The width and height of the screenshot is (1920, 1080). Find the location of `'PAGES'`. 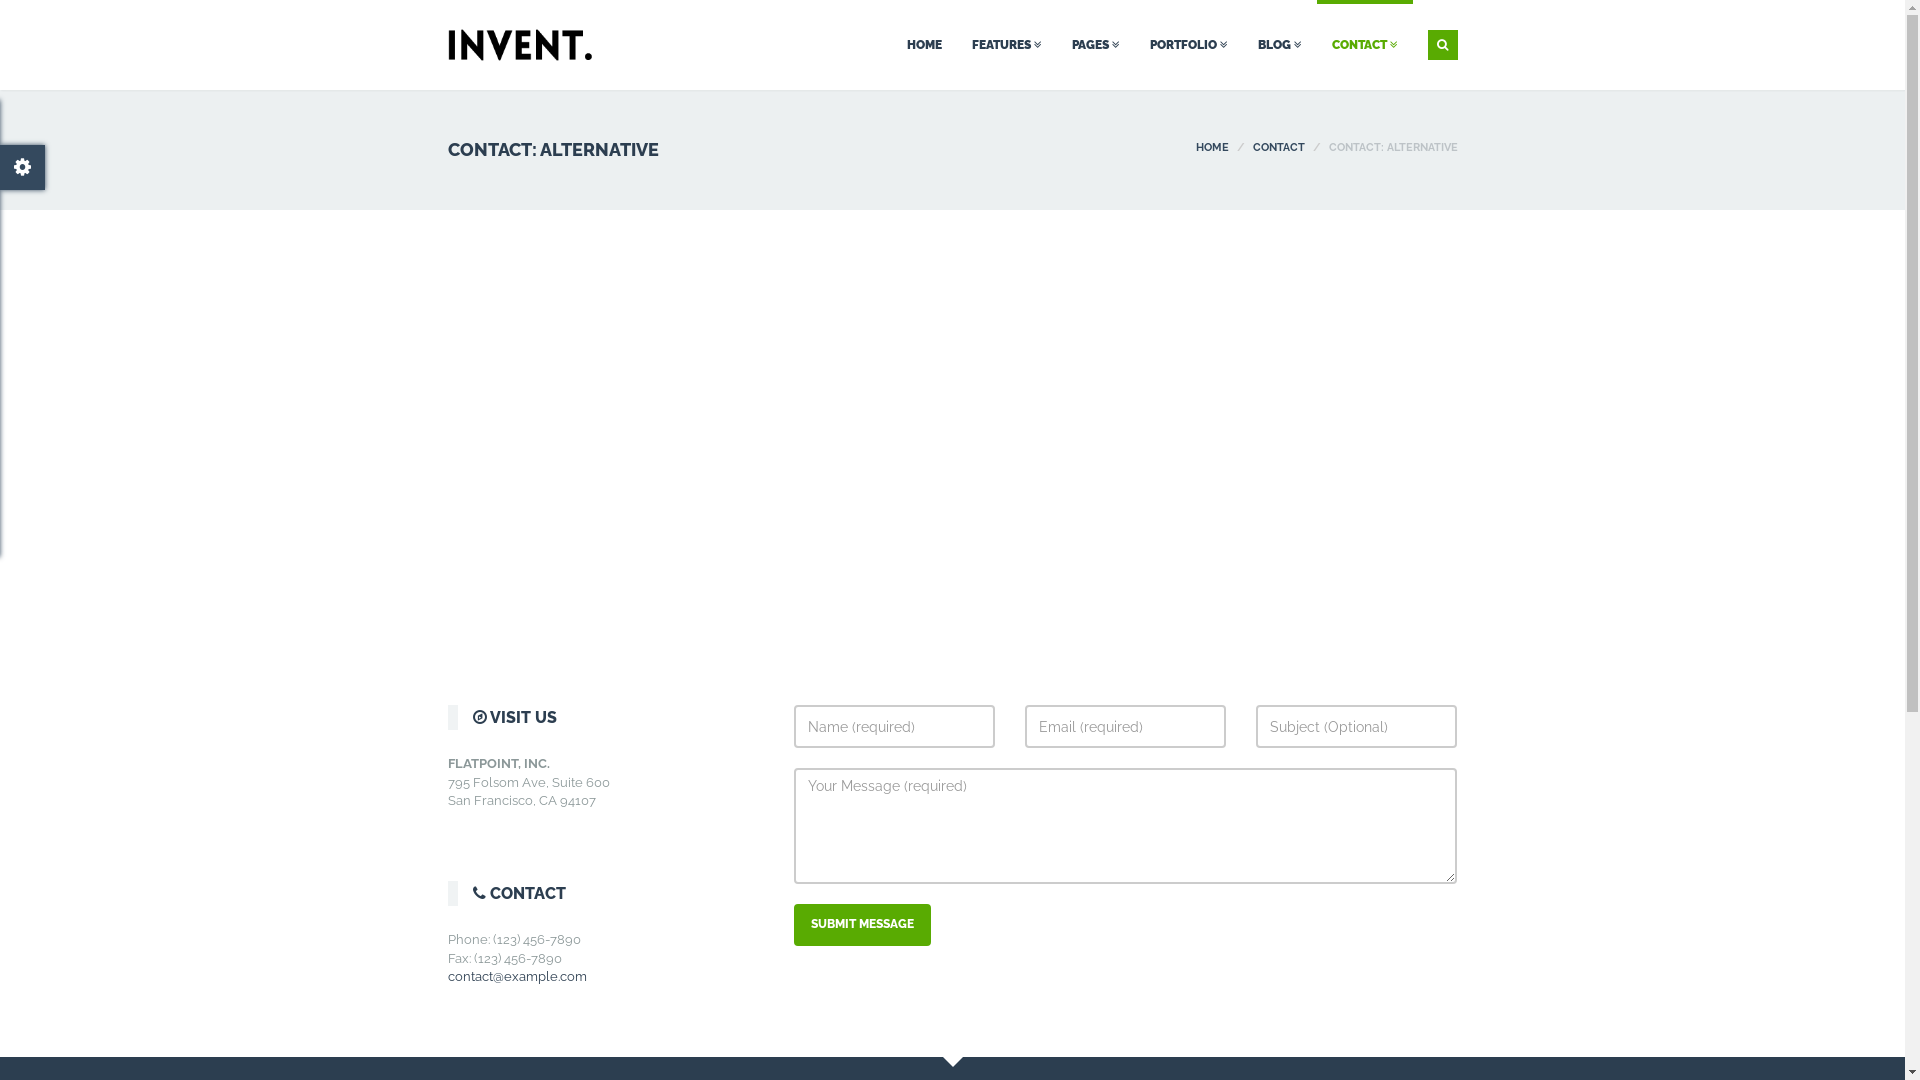

'PAGES' is located at coordinates (1093, 45).